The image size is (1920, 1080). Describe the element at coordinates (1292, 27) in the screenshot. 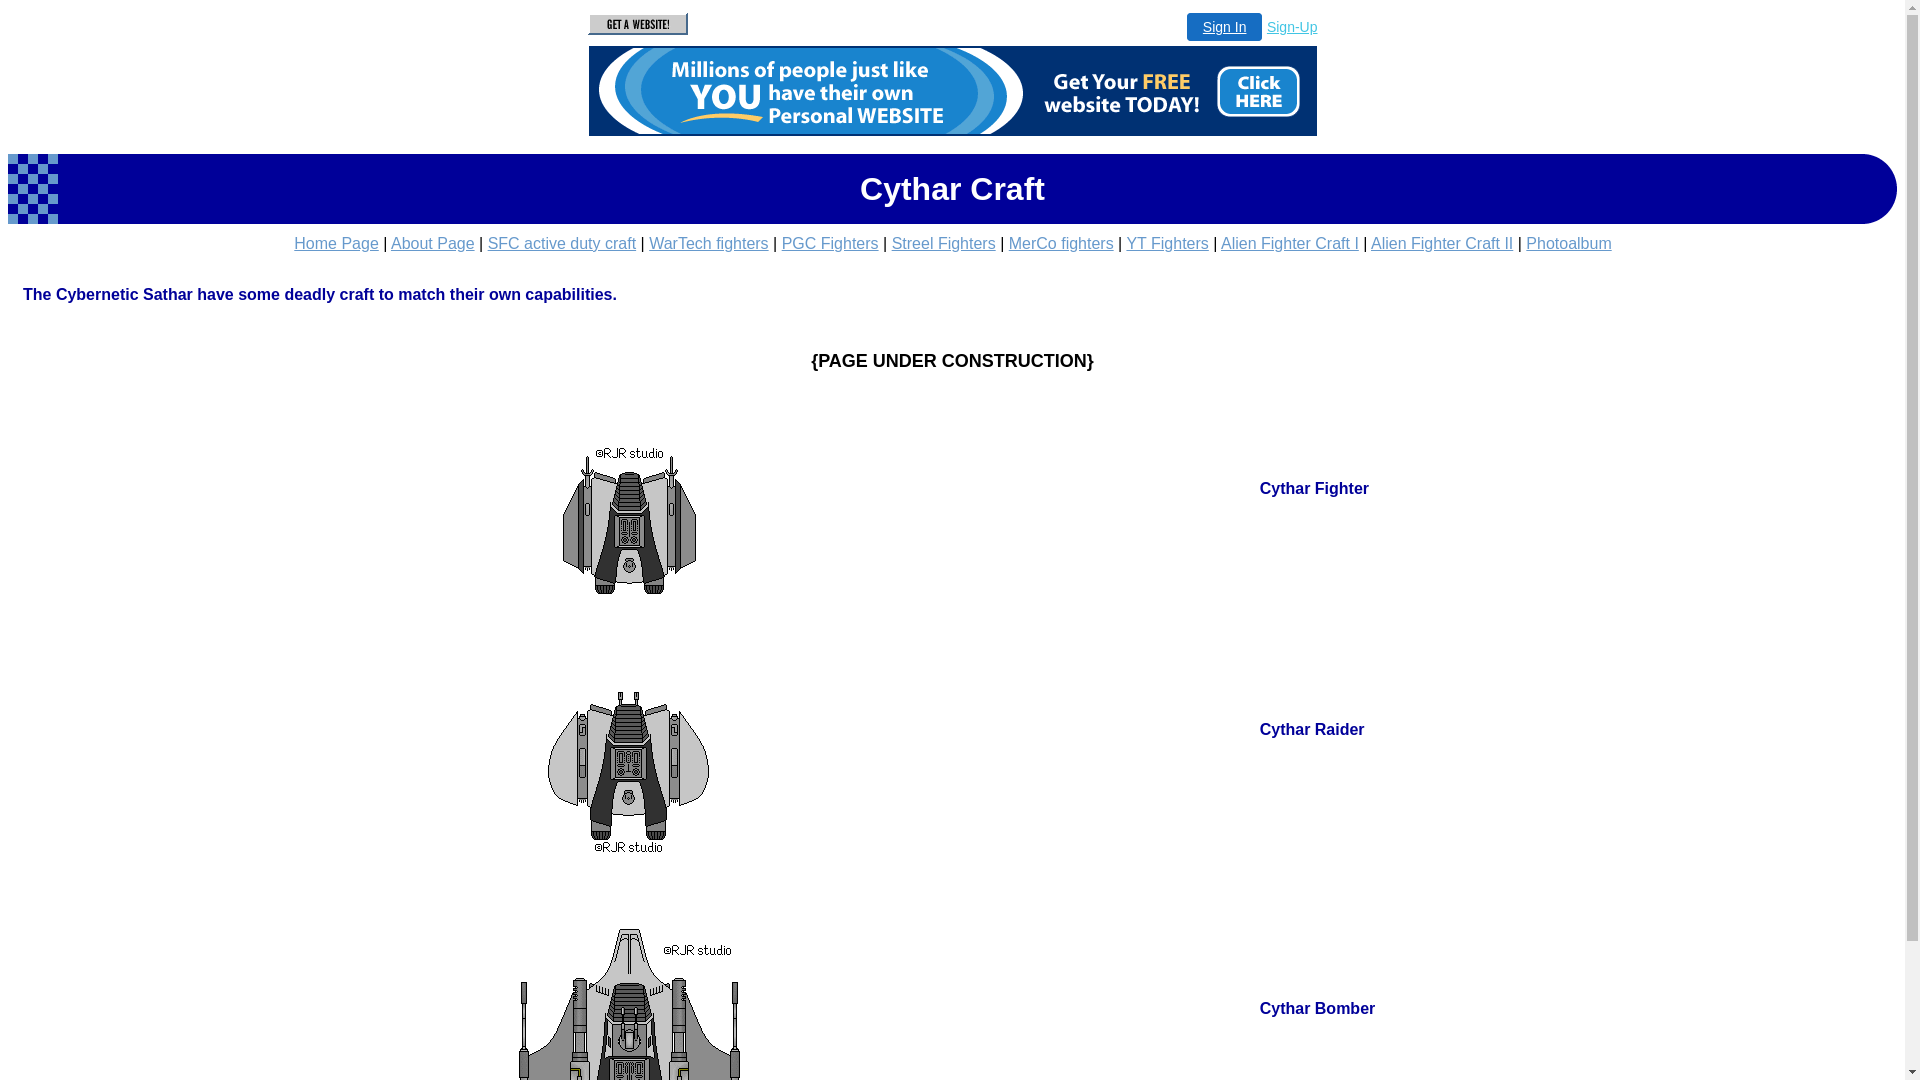

I see `'Sign-Up'` at that location.